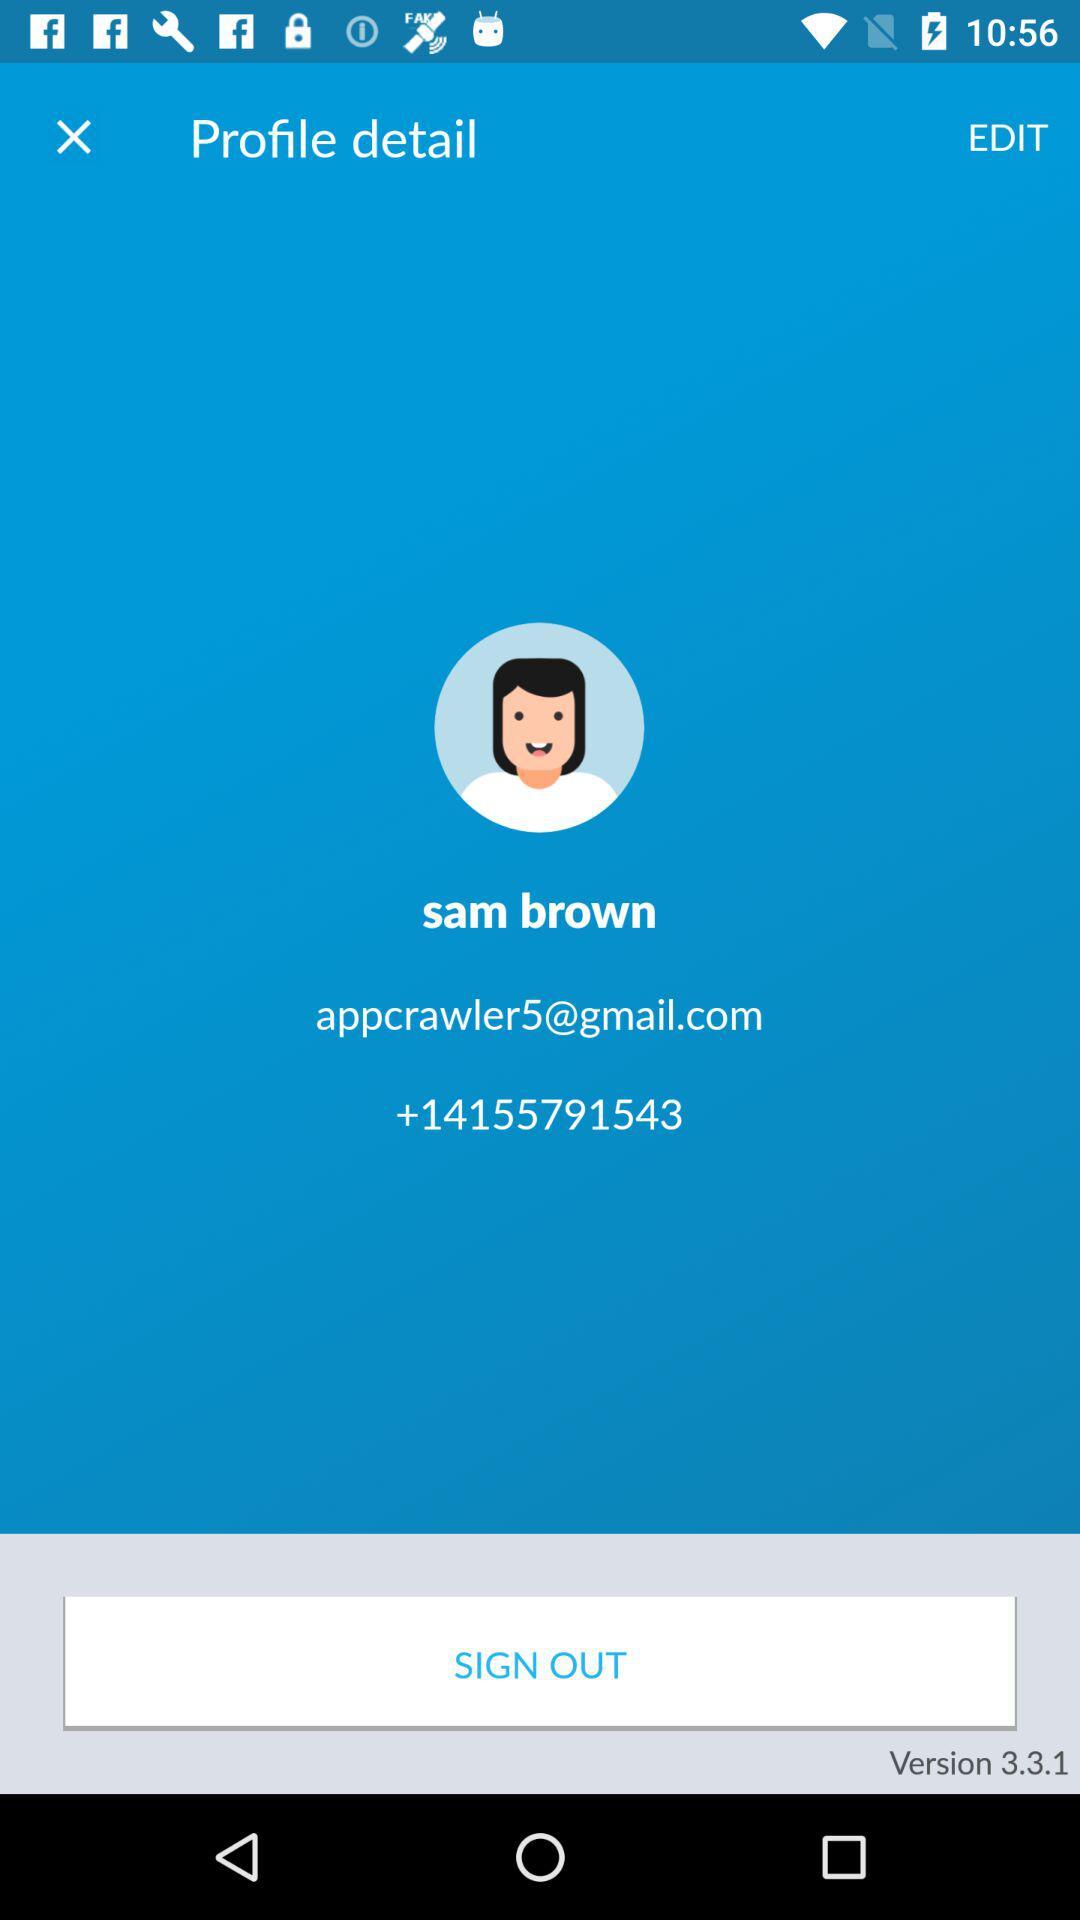 This screenshot has width=1080, height=1920. What do you see at coordinates (72, 135) in the screenshot?
I see `screen` at bounding box center [72, 135].